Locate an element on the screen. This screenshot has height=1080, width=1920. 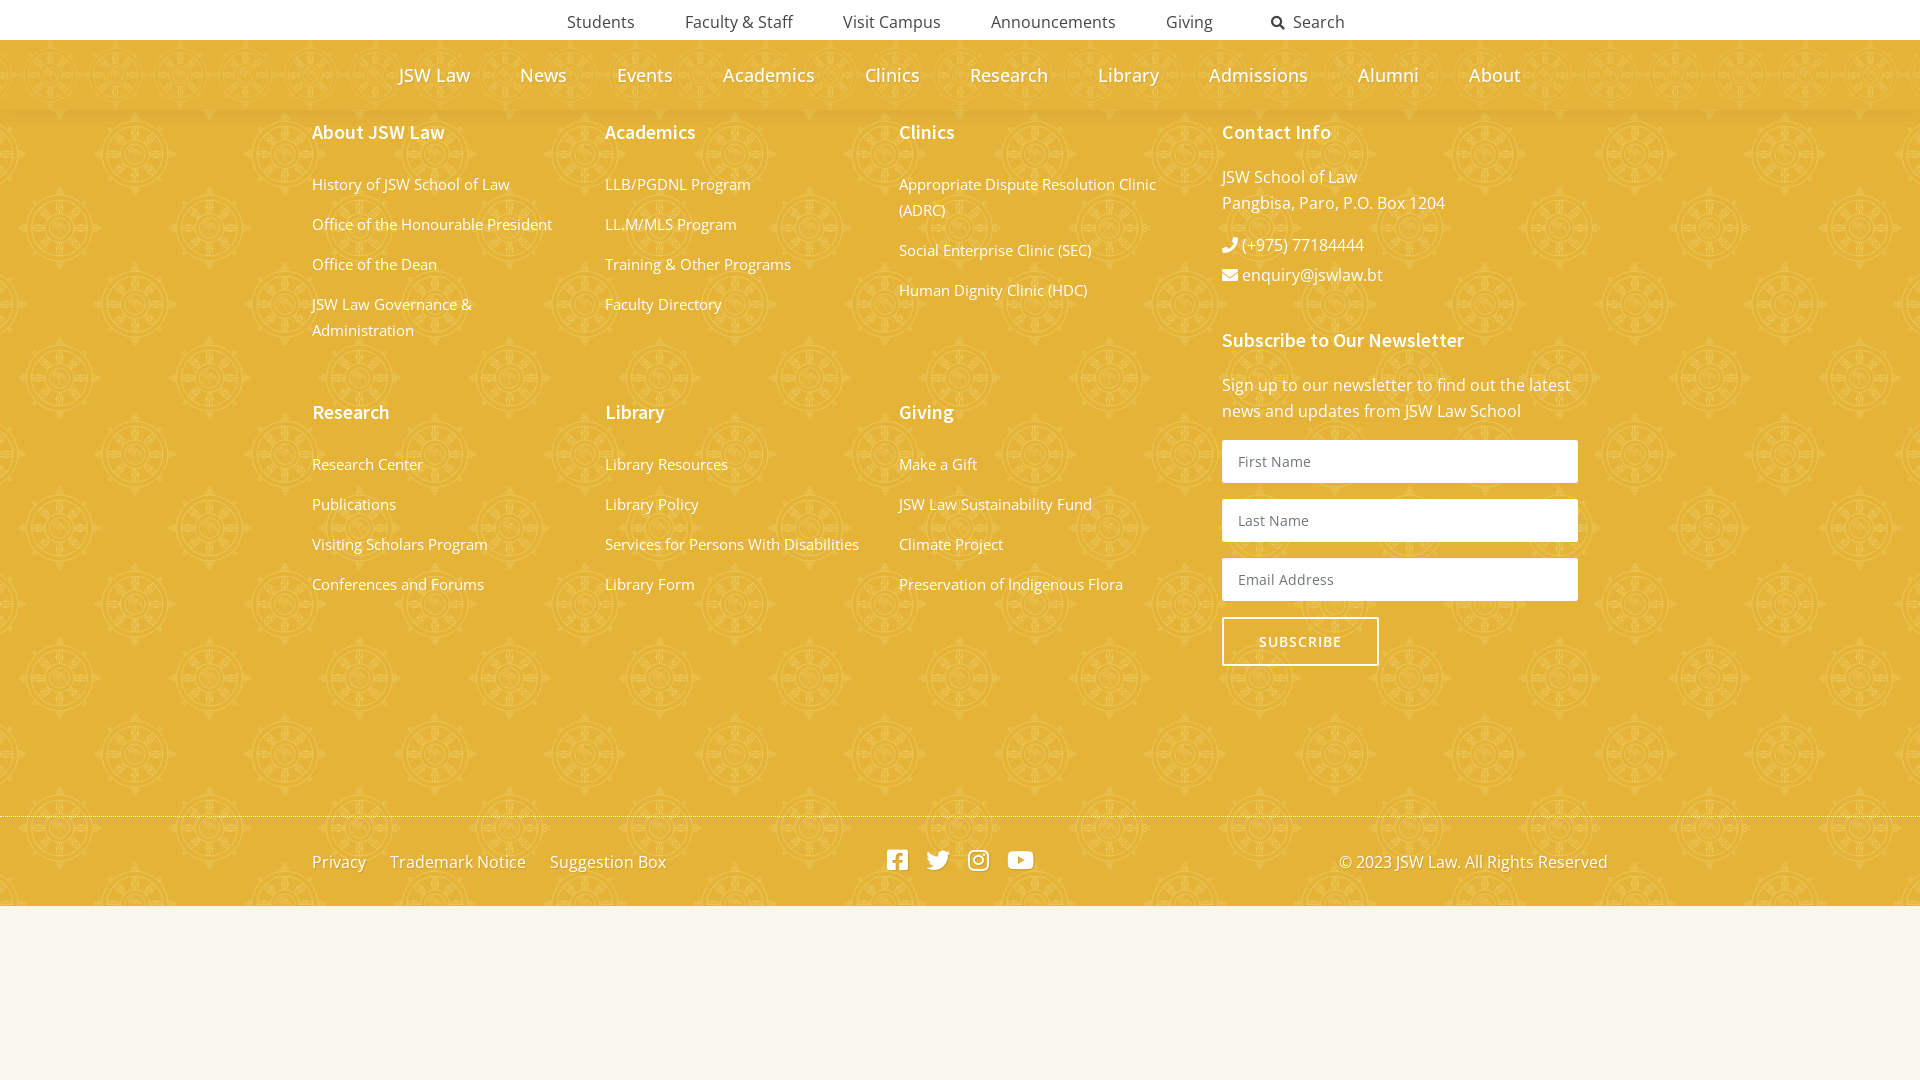
'Preservation of Indigenous Flora' is located at coordinates (1011, 583).